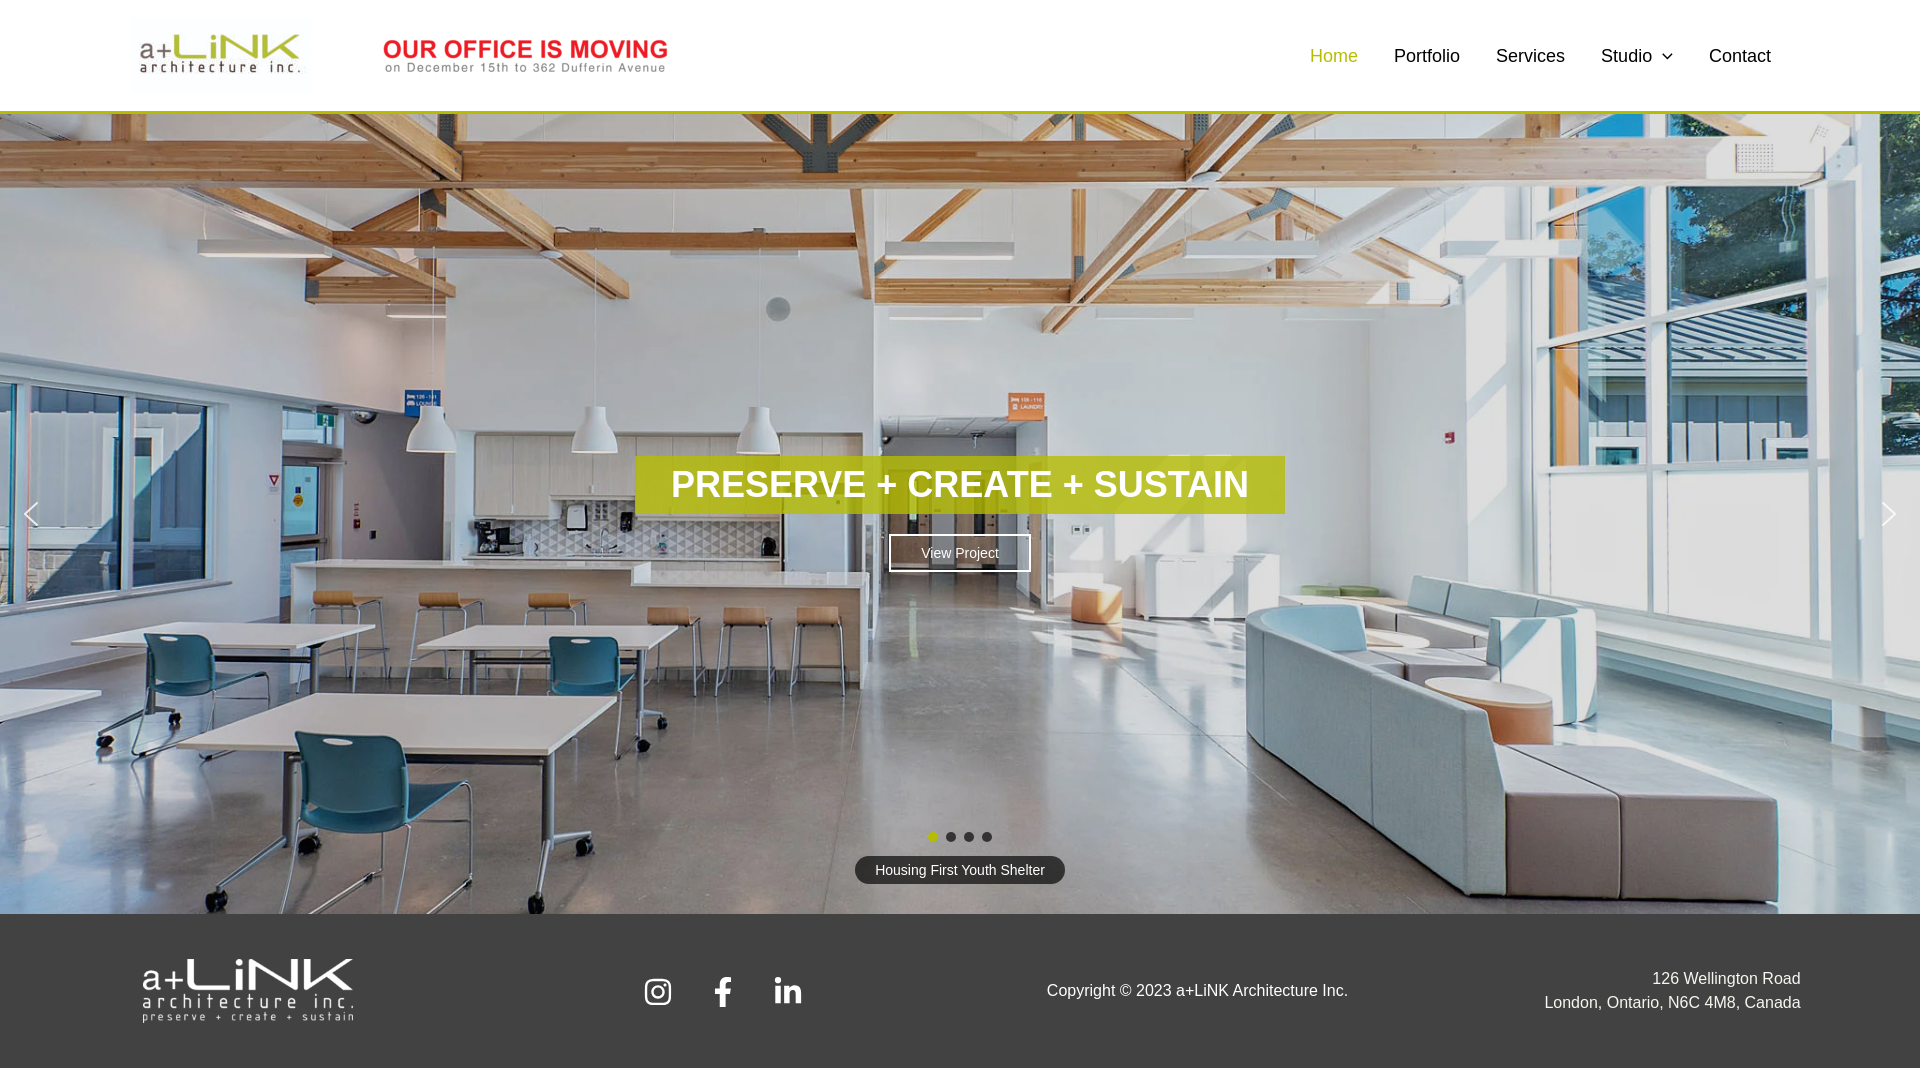 The height and width of the screenshot is (1080, 1920). I want to click on 'Home', so click(1334, 53).